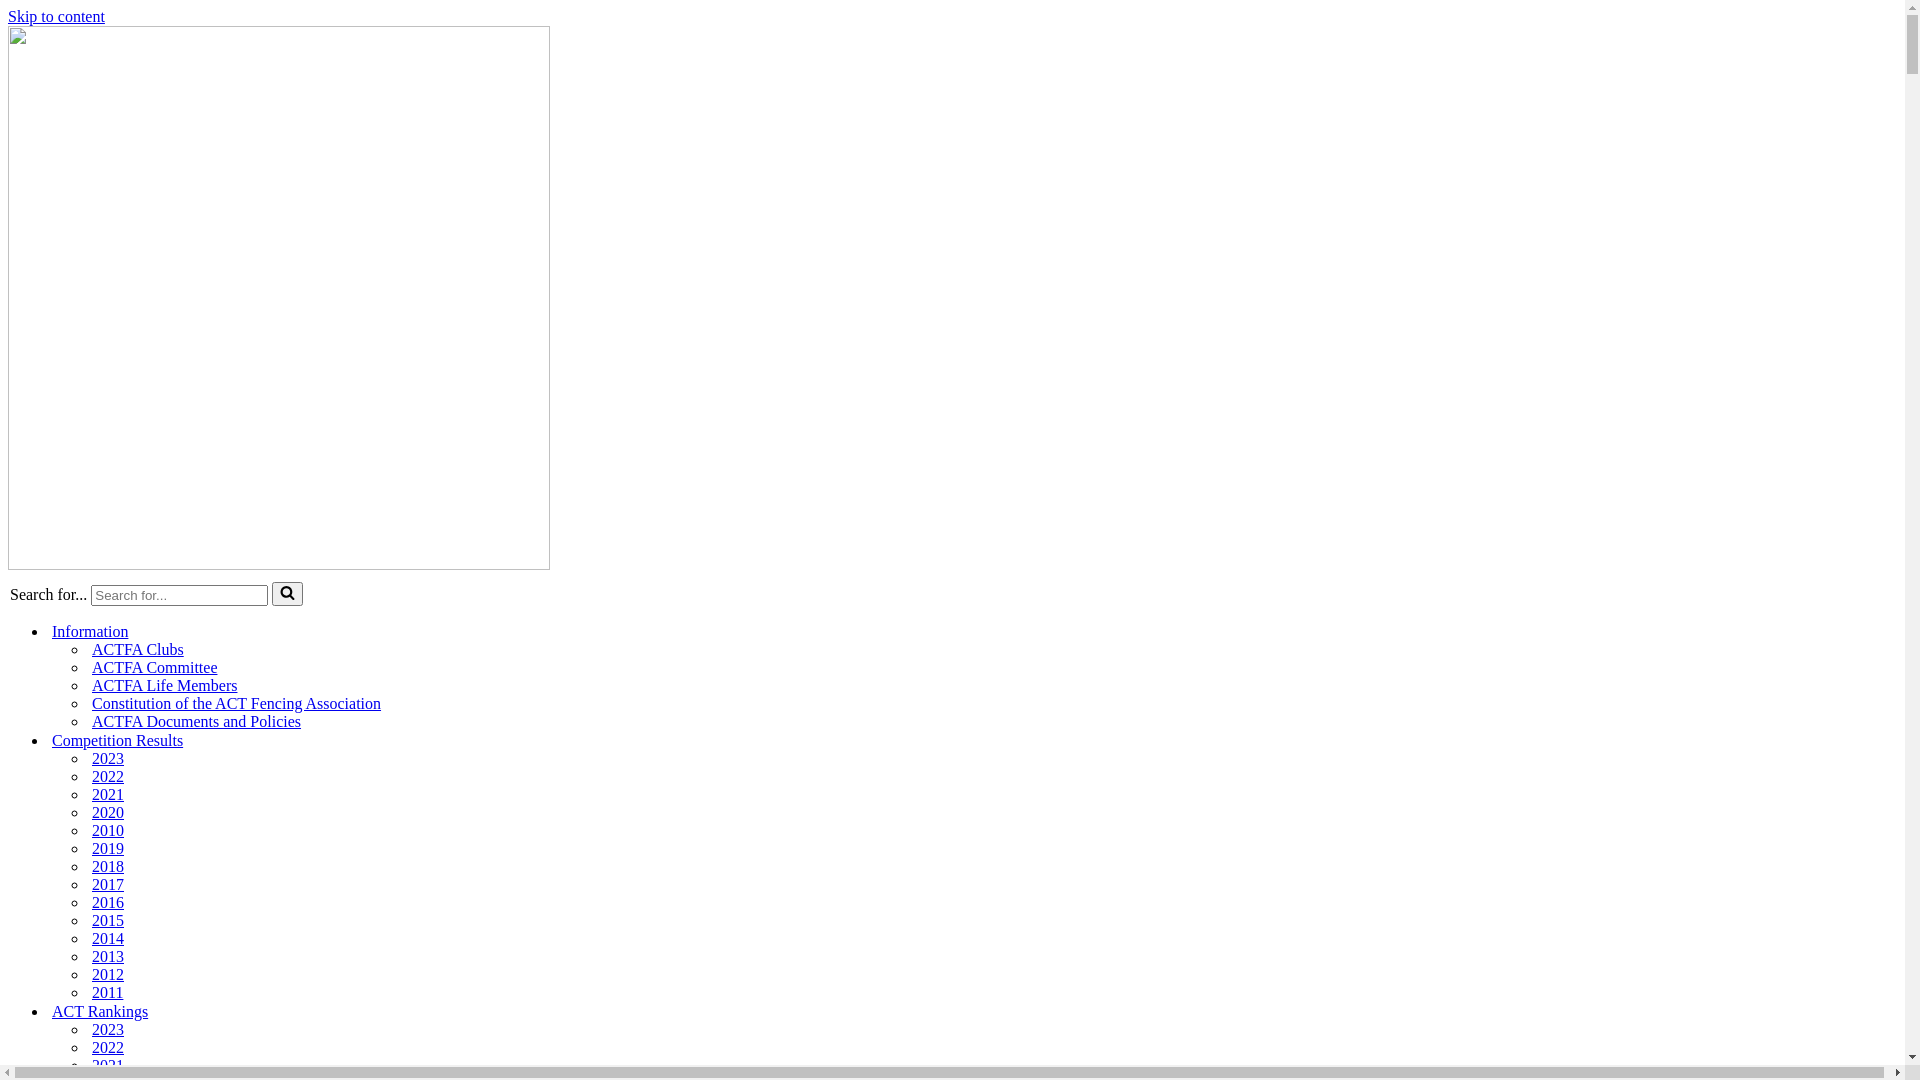 The width and height of the screenshot is (1920, 1080). I want to click on '2016', so click(90, 902).